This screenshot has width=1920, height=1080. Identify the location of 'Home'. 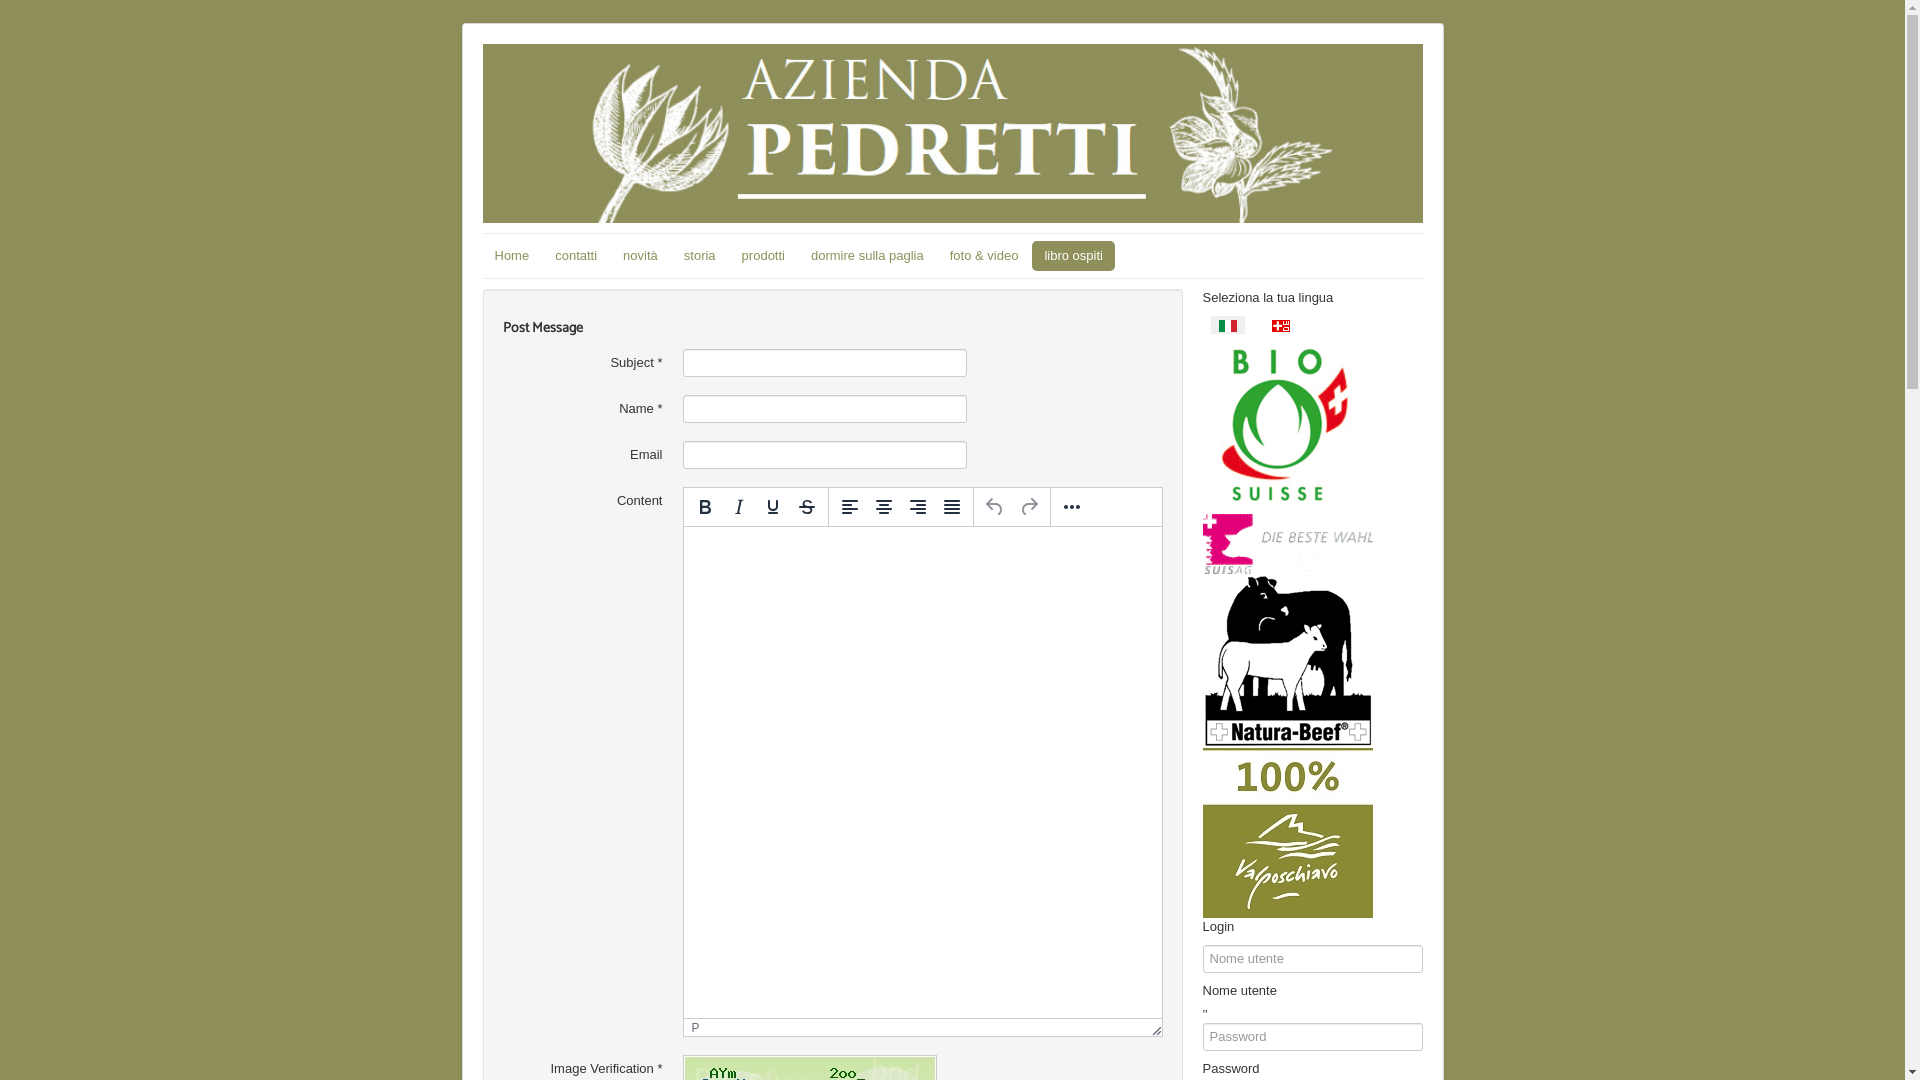
(511, 254).